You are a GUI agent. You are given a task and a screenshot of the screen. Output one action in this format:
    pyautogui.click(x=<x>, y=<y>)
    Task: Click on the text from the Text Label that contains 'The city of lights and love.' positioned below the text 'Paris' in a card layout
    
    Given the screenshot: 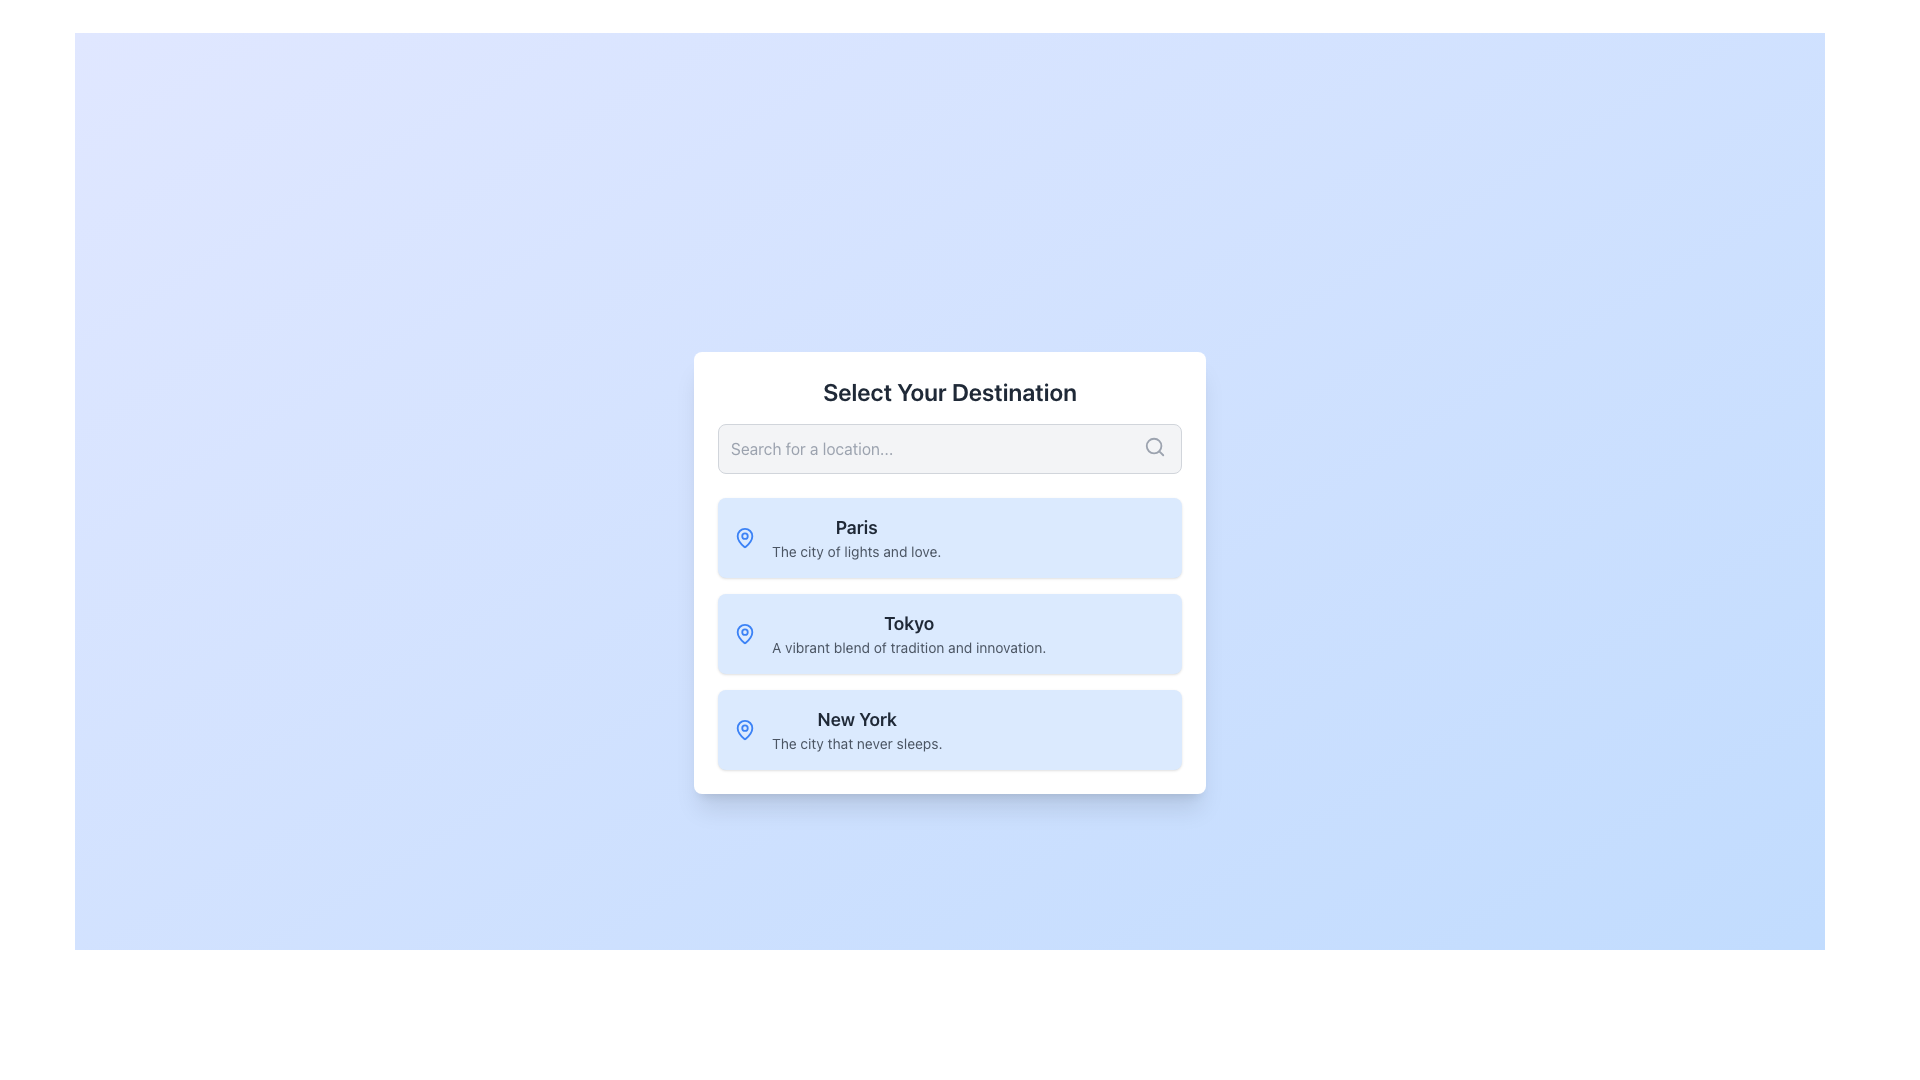 What is the action you would take?
    pyautogui.click(x=856, y=551)
    